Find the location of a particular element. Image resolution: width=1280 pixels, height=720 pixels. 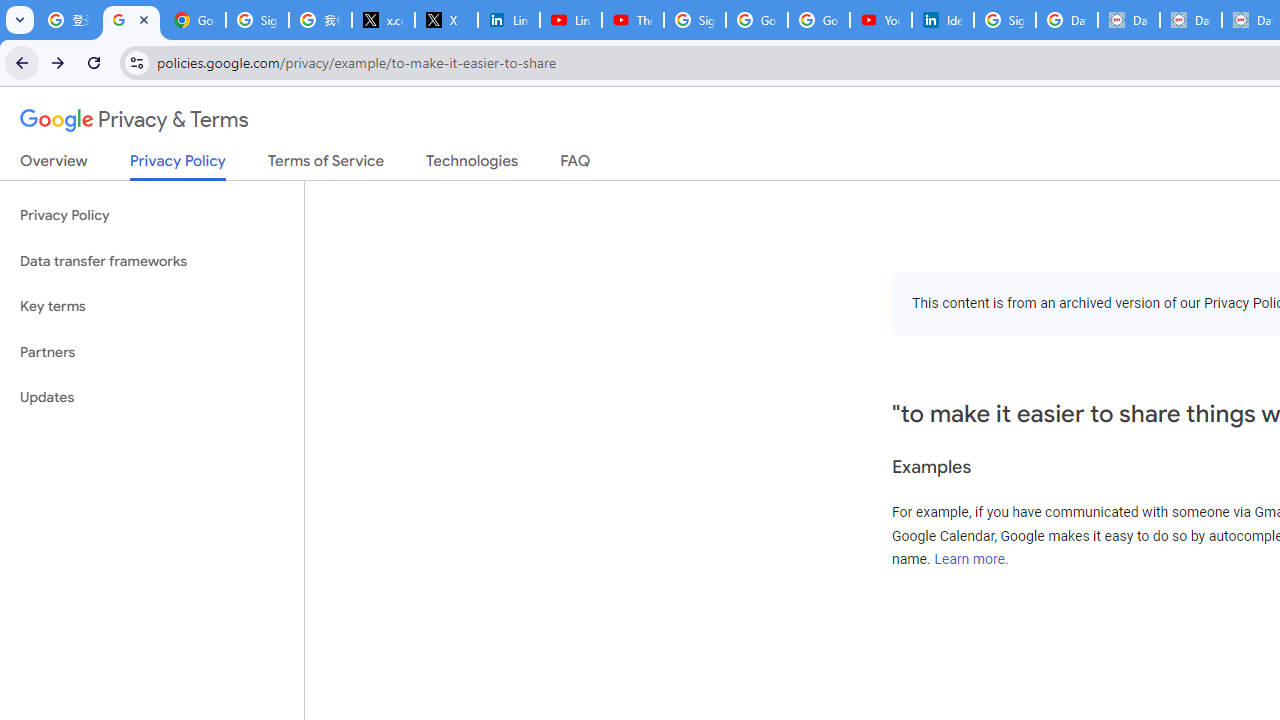

'Learn more.' is located at coordinates (971, 559).